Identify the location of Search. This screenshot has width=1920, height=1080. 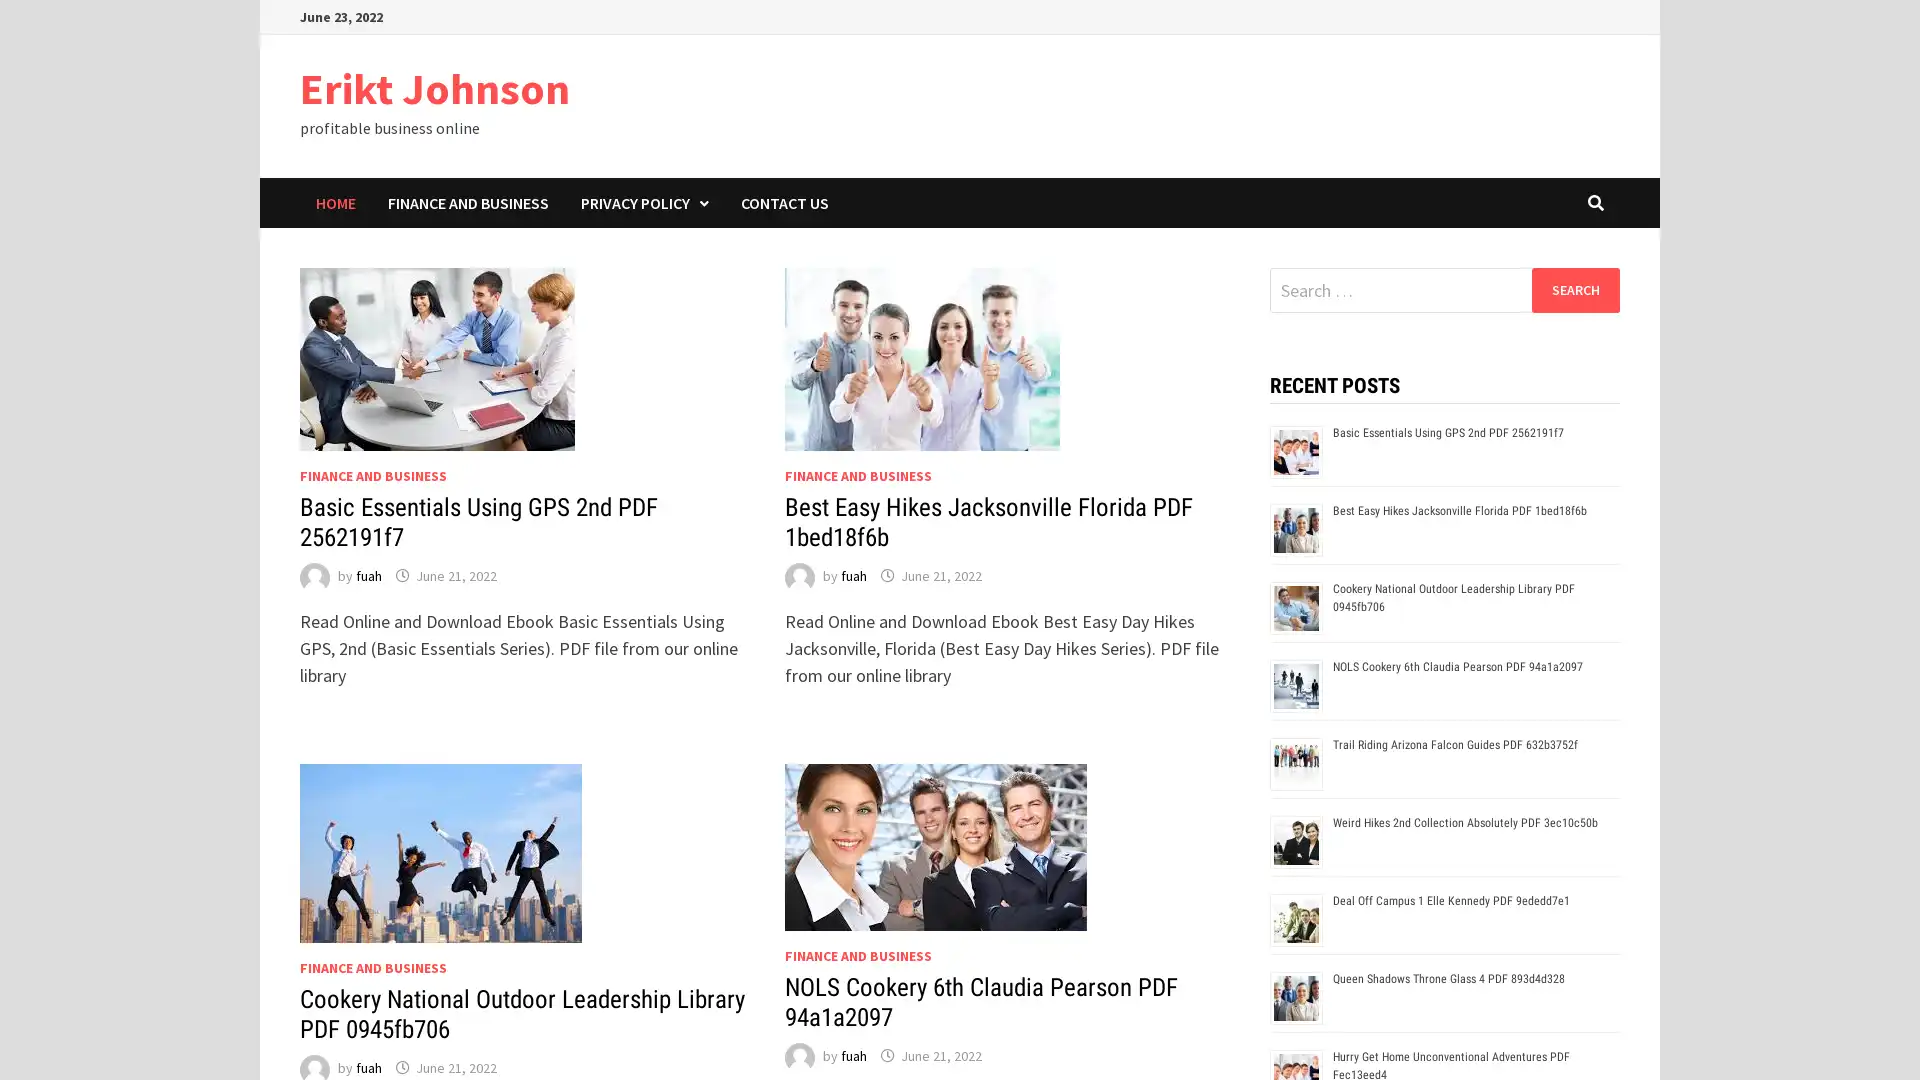
(1574, 289).